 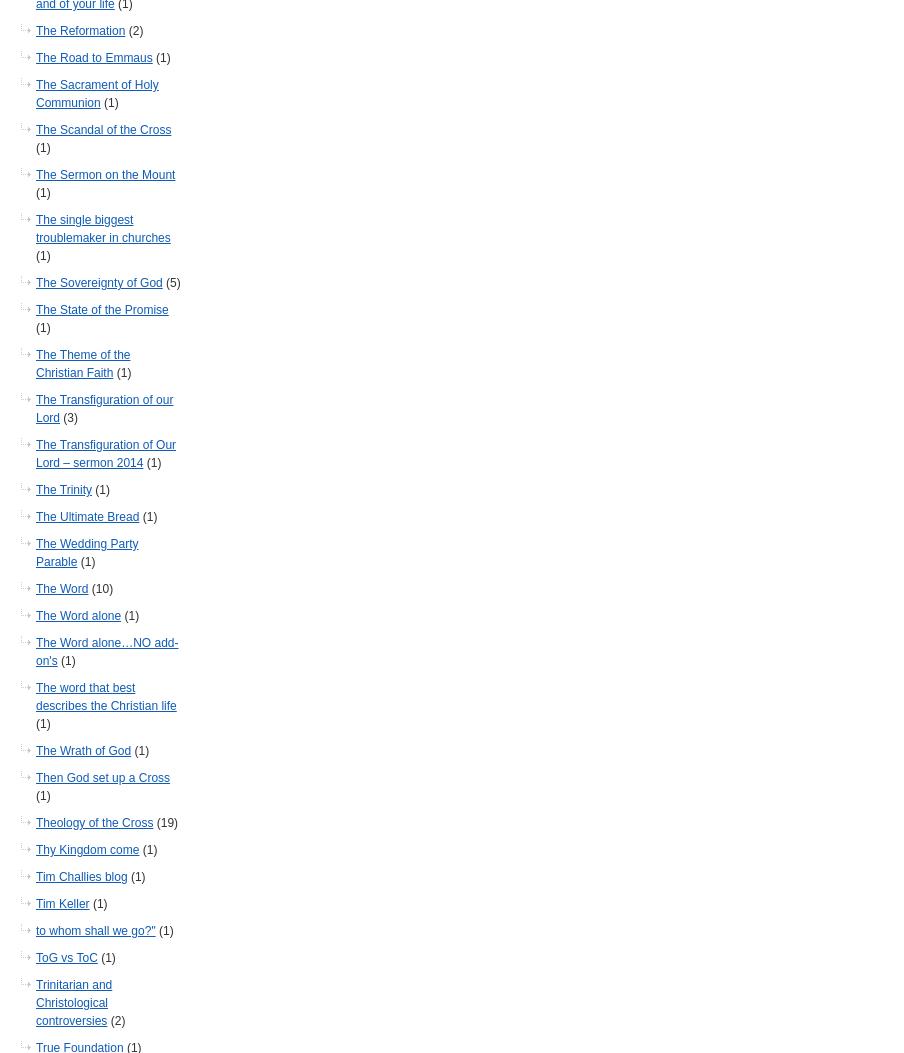 I want to click on 'The Road to Emmaus', so click(x=94, y=57).